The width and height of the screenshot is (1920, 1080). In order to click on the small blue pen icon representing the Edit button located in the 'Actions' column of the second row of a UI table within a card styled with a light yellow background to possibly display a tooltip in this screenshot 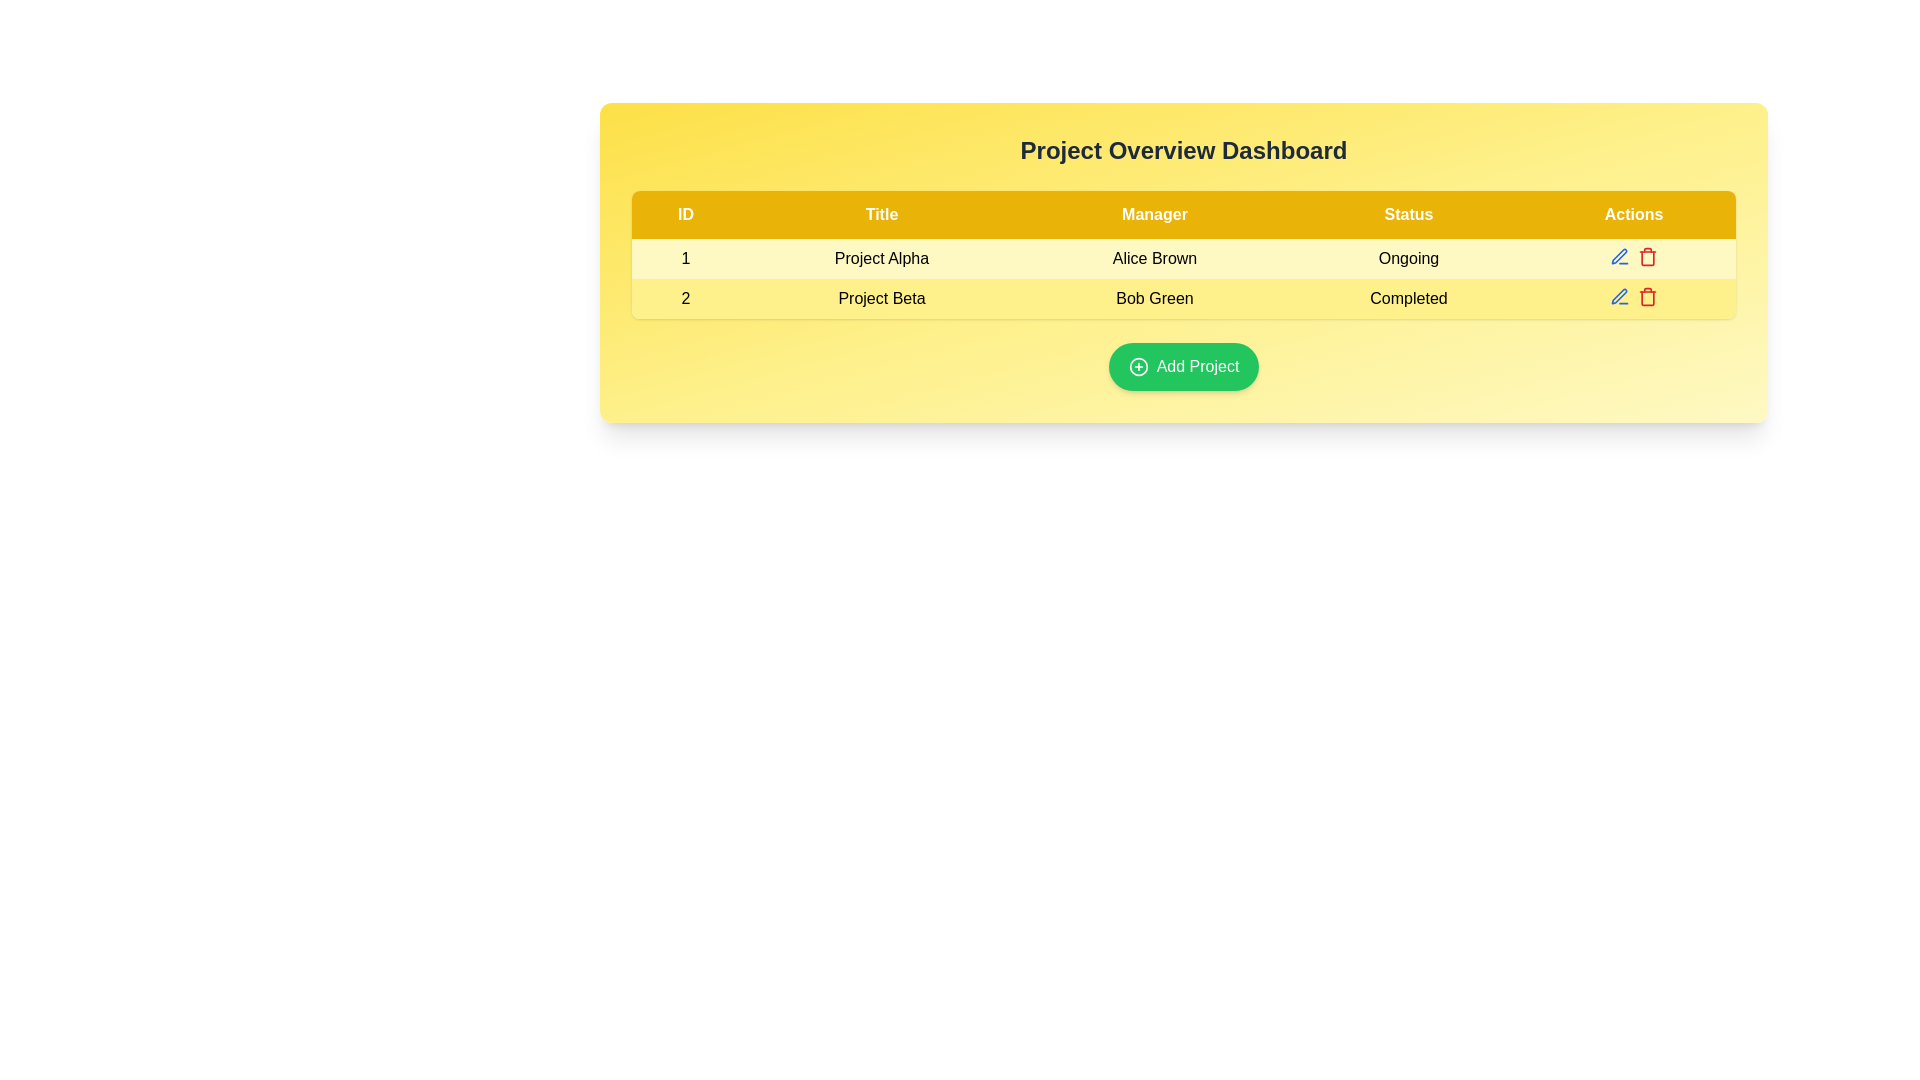, I will do `click(1620, 256)`.